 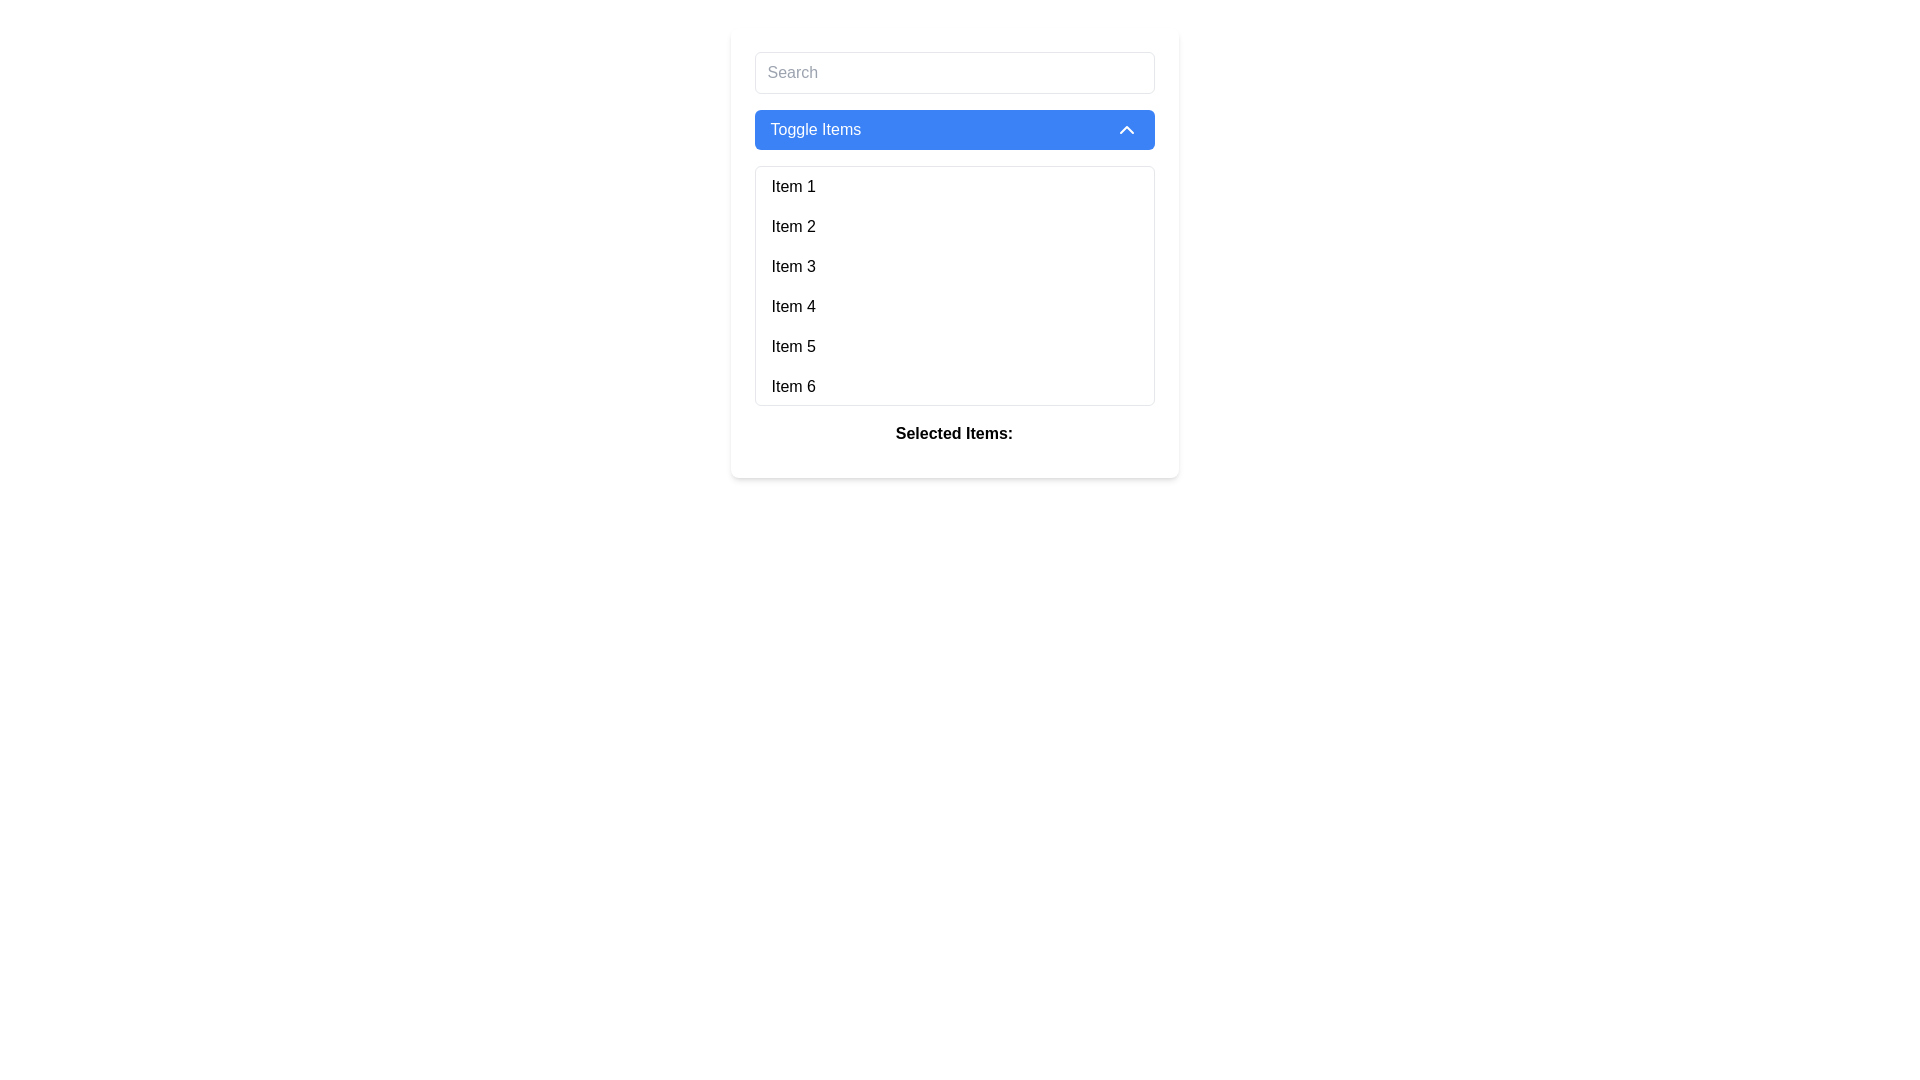 What do you see at coordinates (953, 130) in the screenshot?
I see `the toggle button located below the search input field to interact with the keyboard` at bounding box center [953, 130].